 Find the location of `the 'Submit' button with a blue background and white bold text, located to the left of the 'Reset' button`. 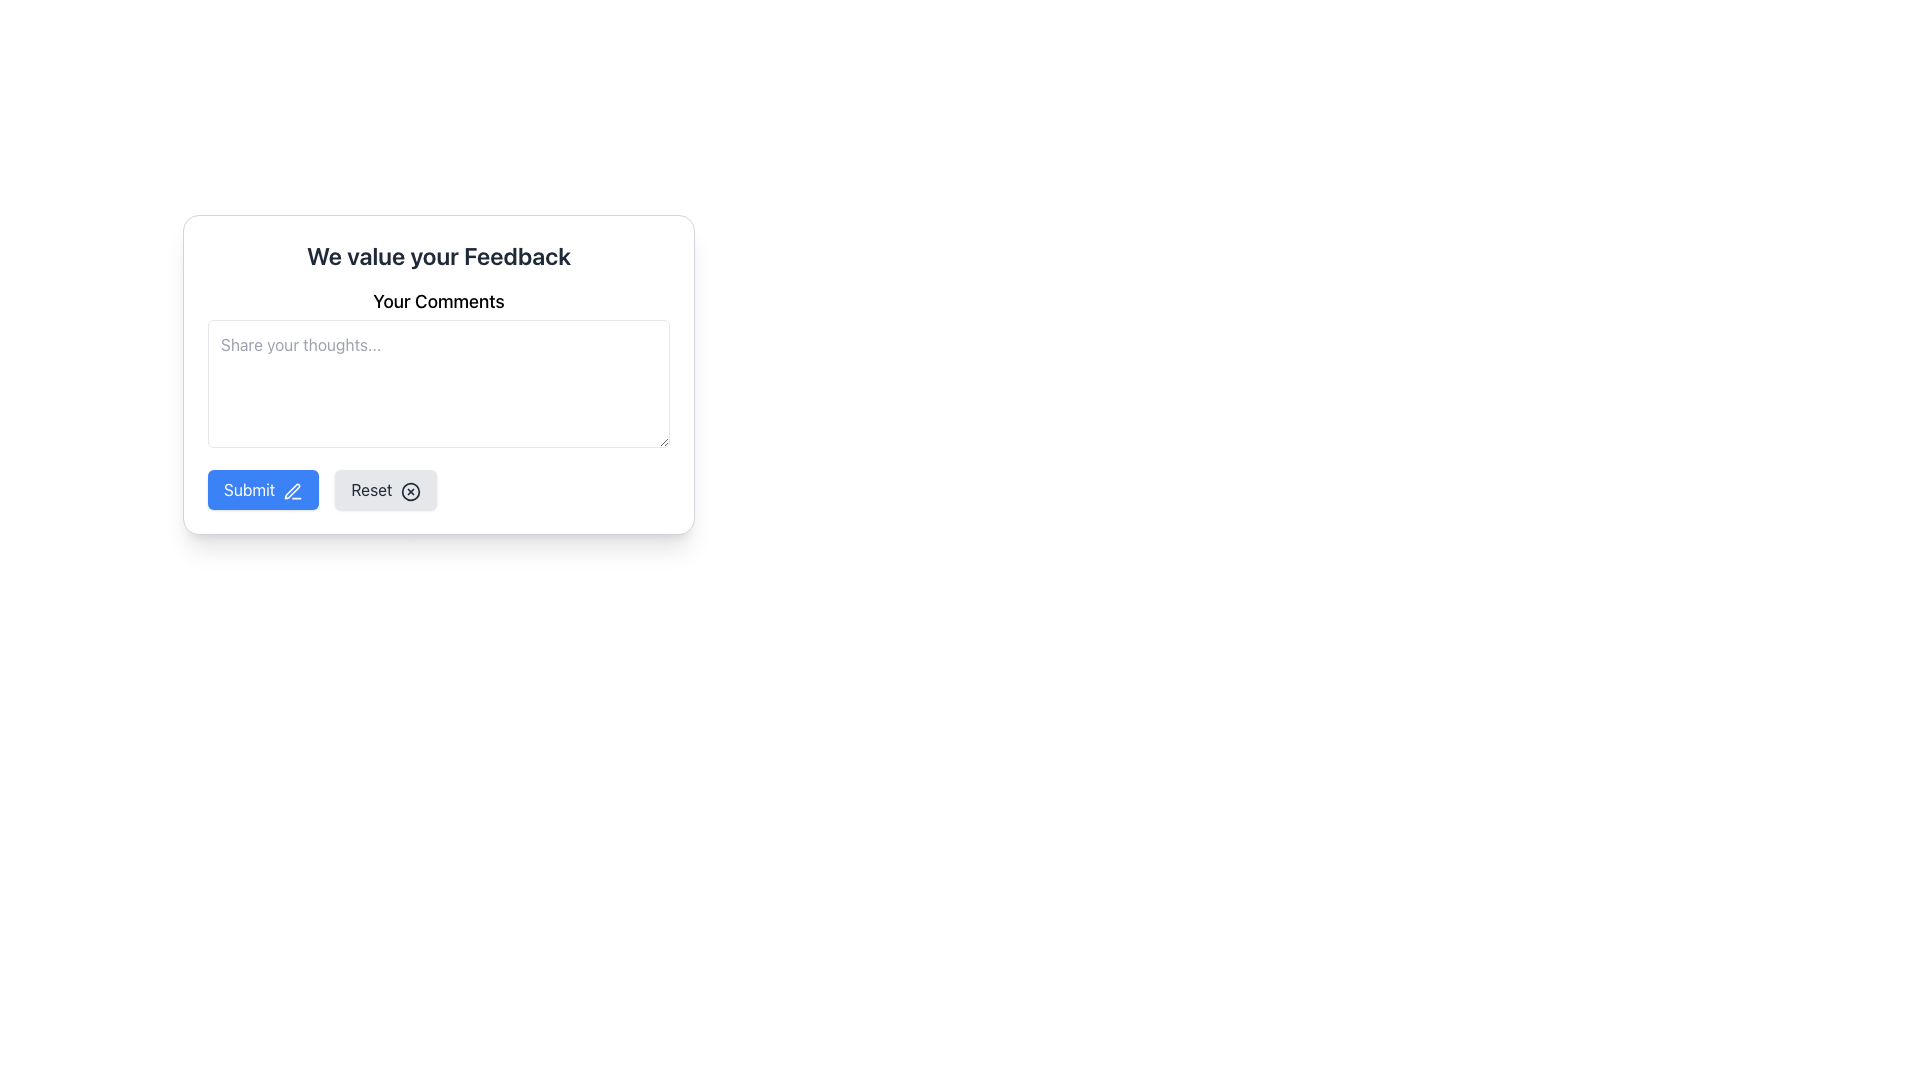

the 'Submit' button with a blue background and white bold text, located to the left of the 'Reset' button is located at coordinates (262, 489).